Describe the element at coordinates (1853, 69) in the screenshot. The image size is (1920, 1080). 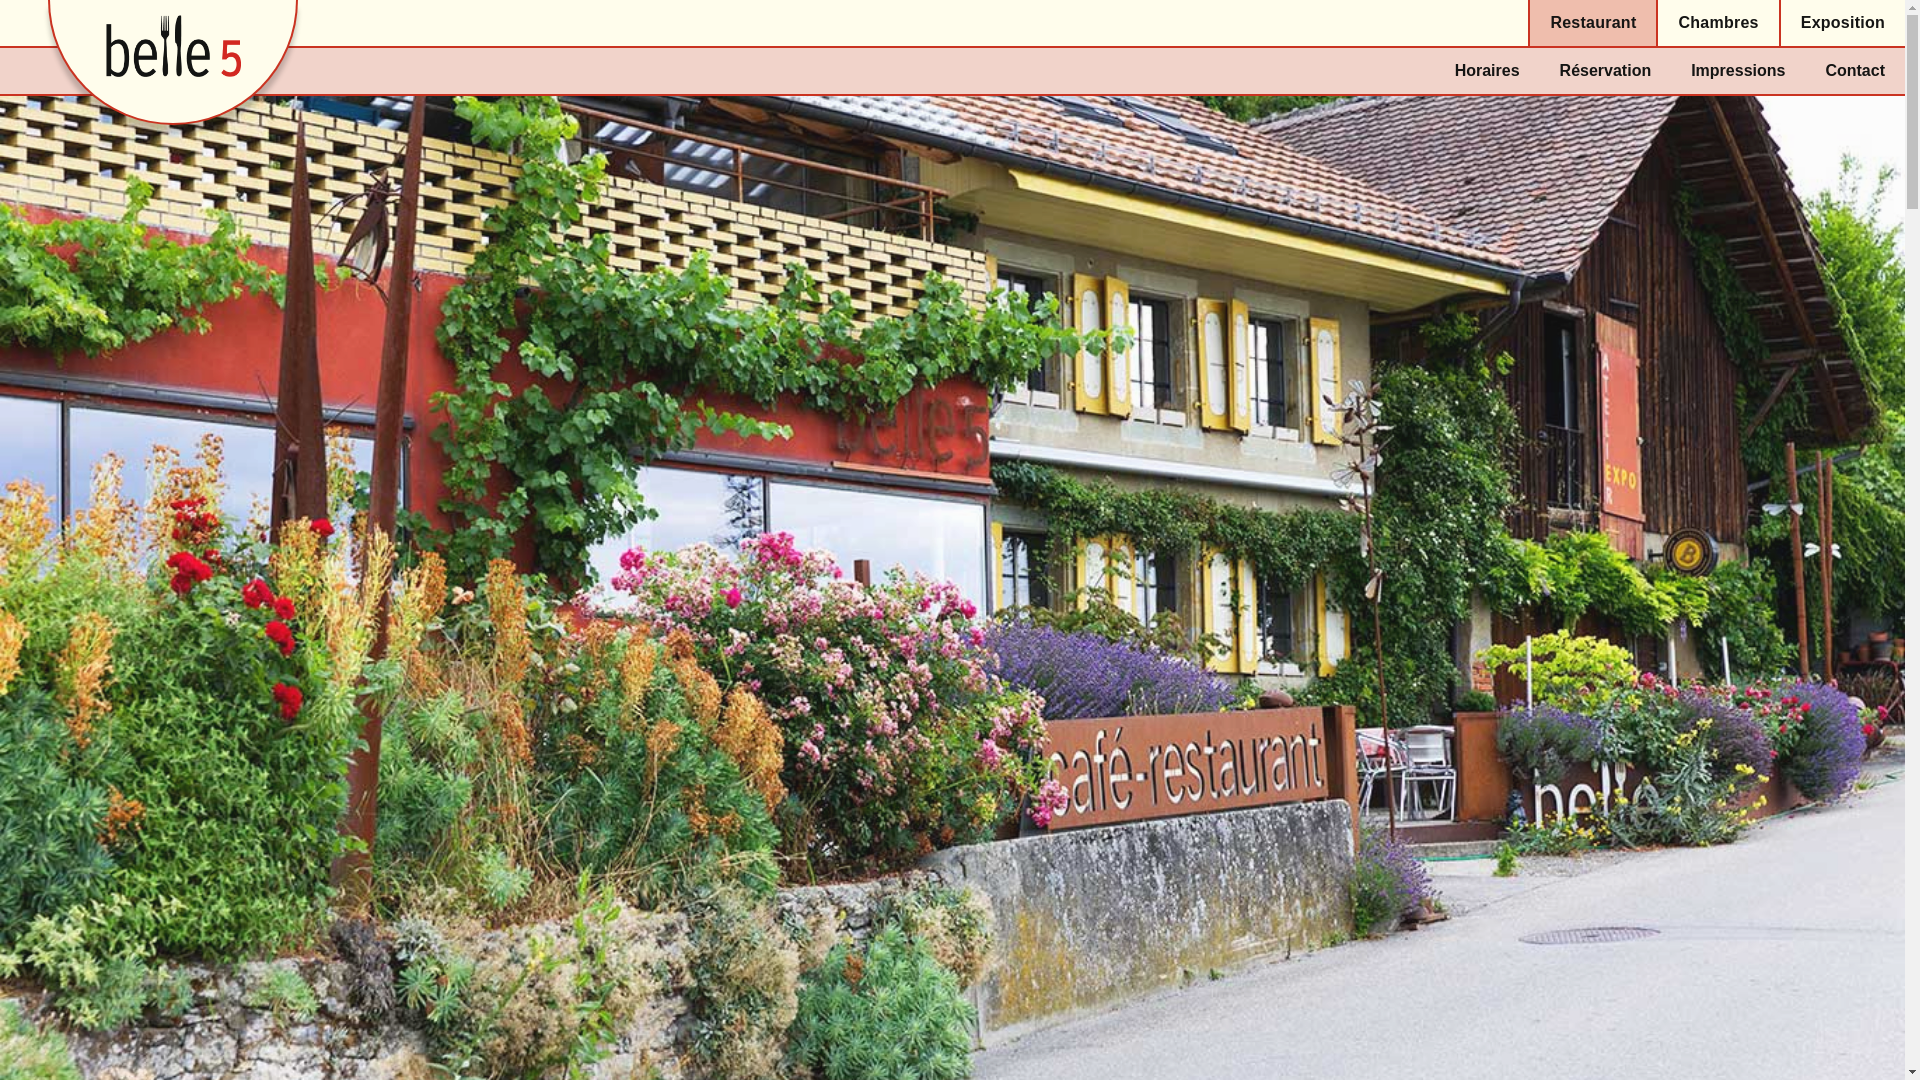
I see `'Contact'` at that location.